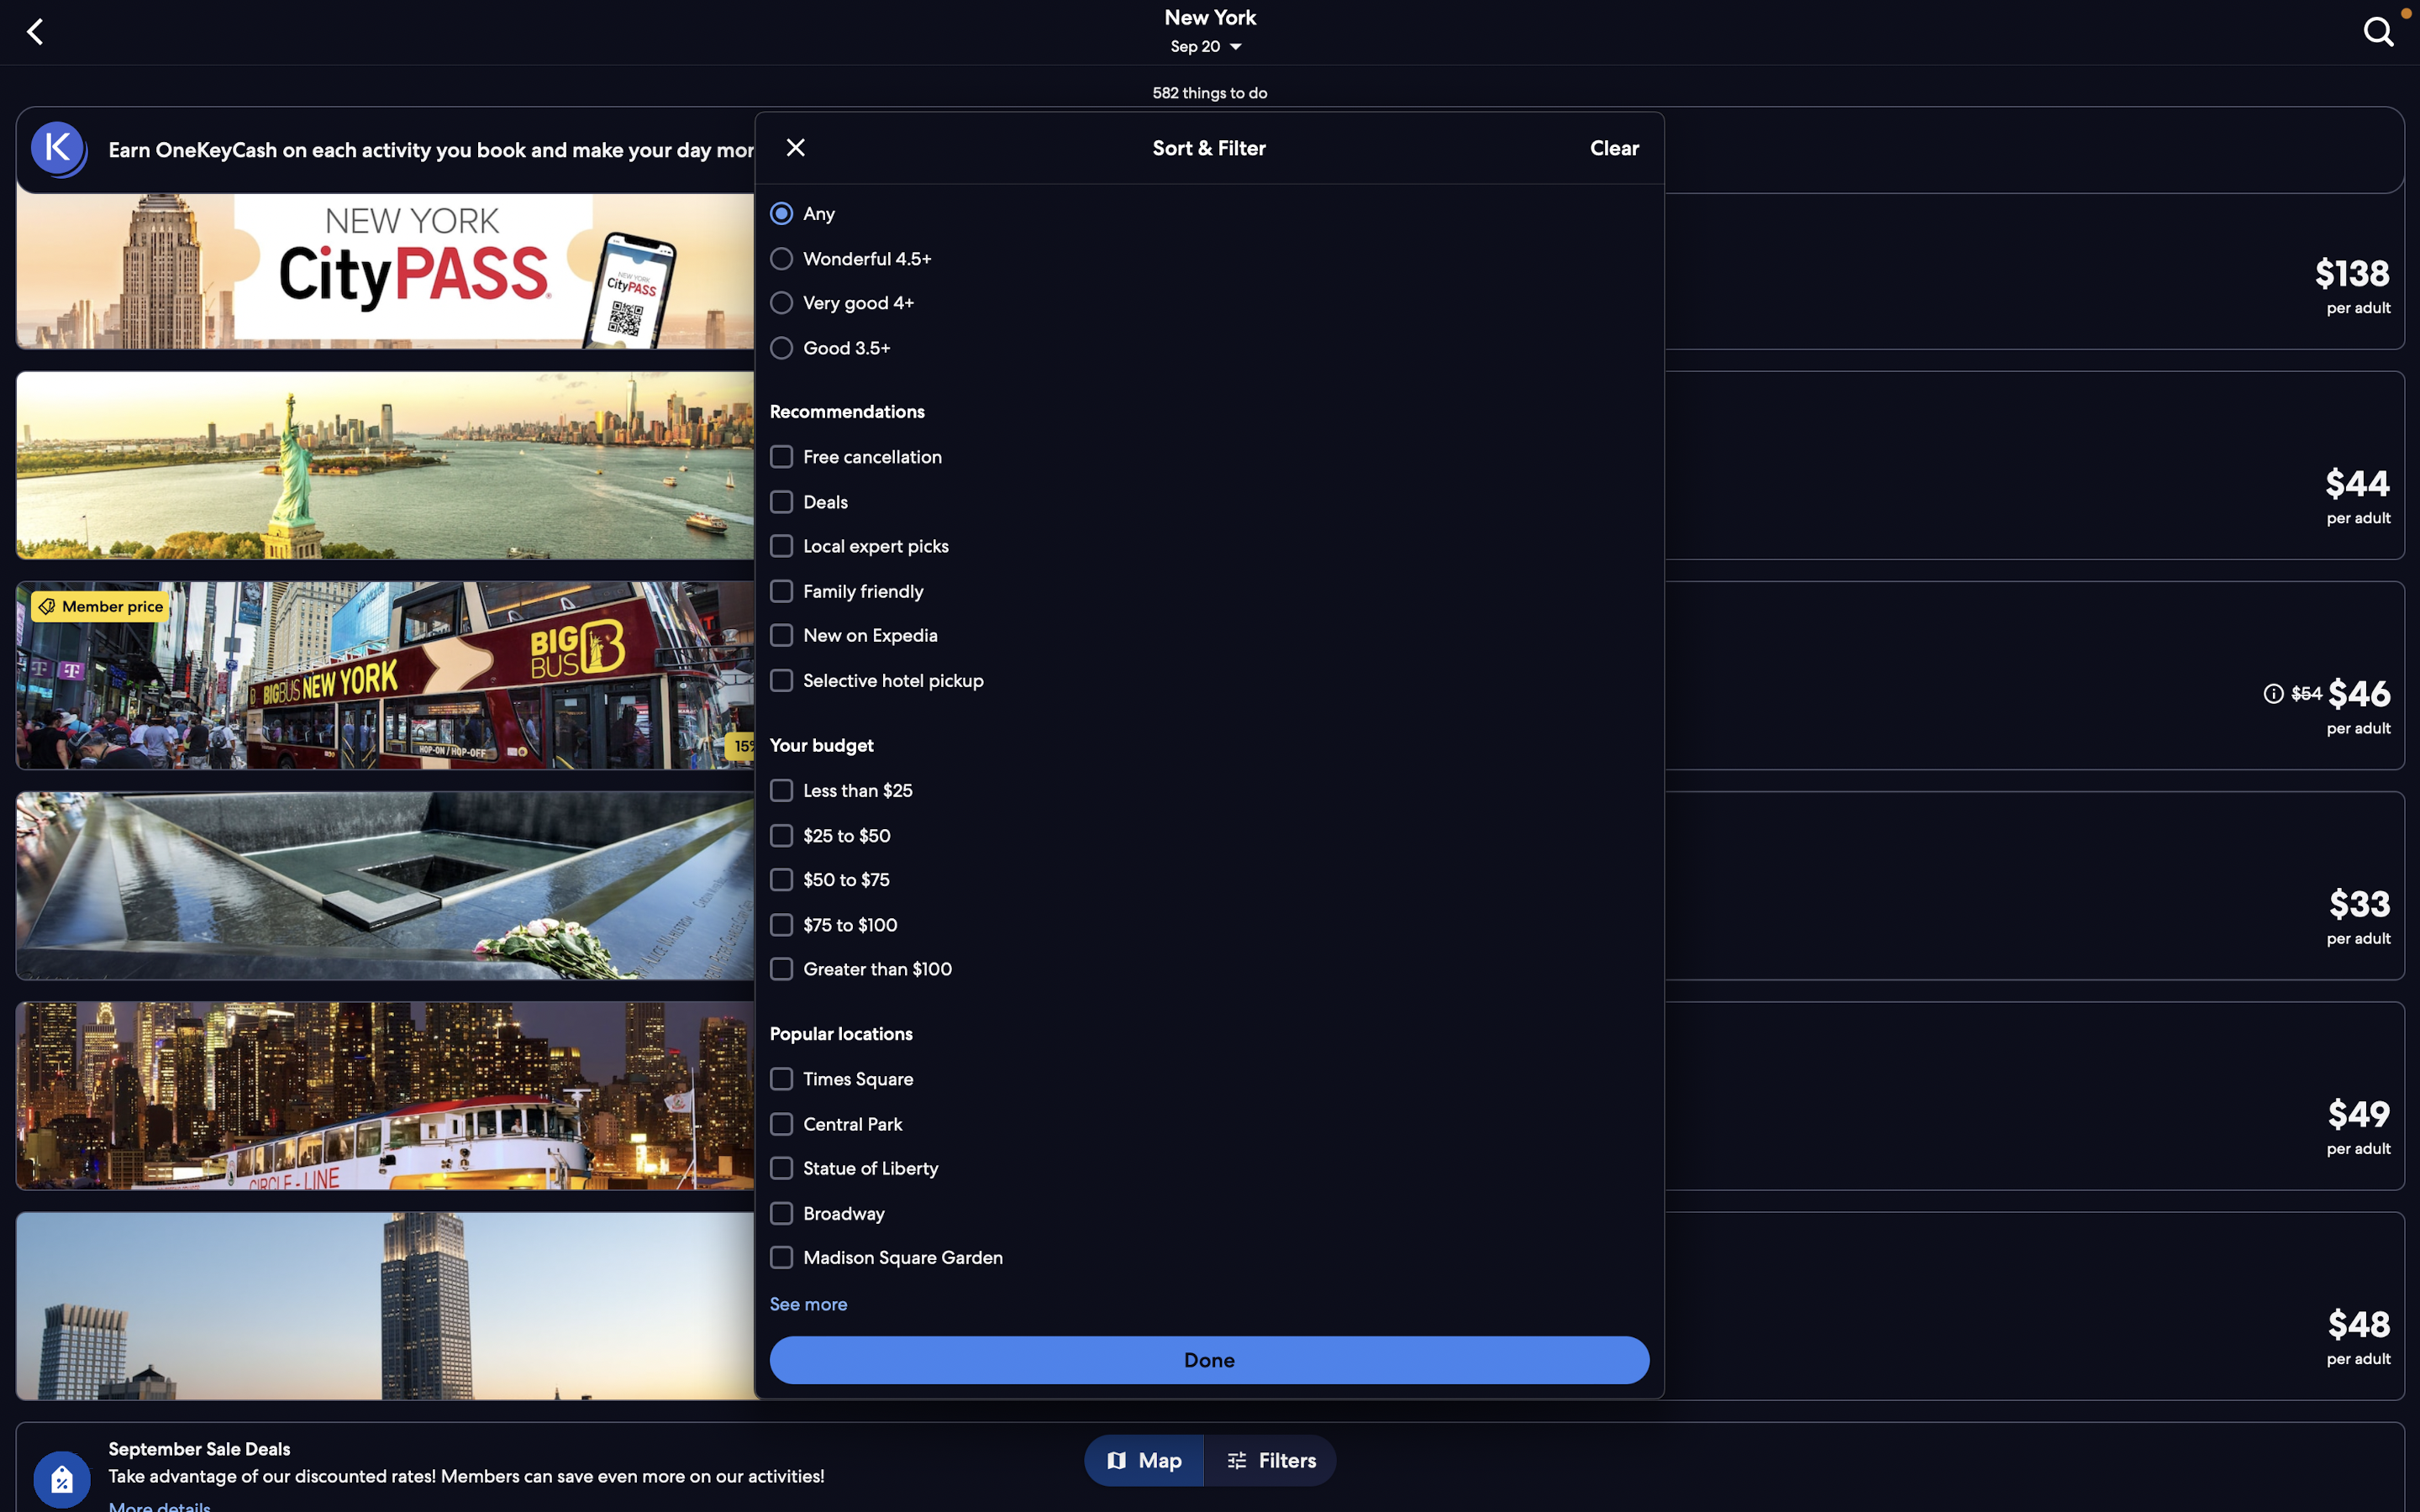 Image resolution: width=2420 pixels, height=1512 pixels. What do you see at coordinates (1212, 1255) in the screenshot?
I see `areas in proximity to "Broadway"` at bounding box center [1212, 1255].